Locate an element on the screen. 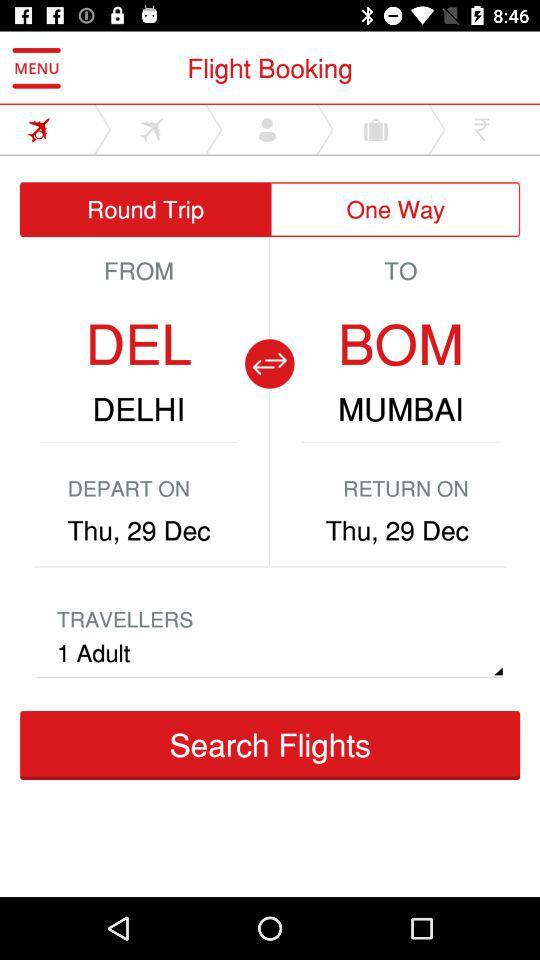  the check-in icon is located at coordinates (134, 789).